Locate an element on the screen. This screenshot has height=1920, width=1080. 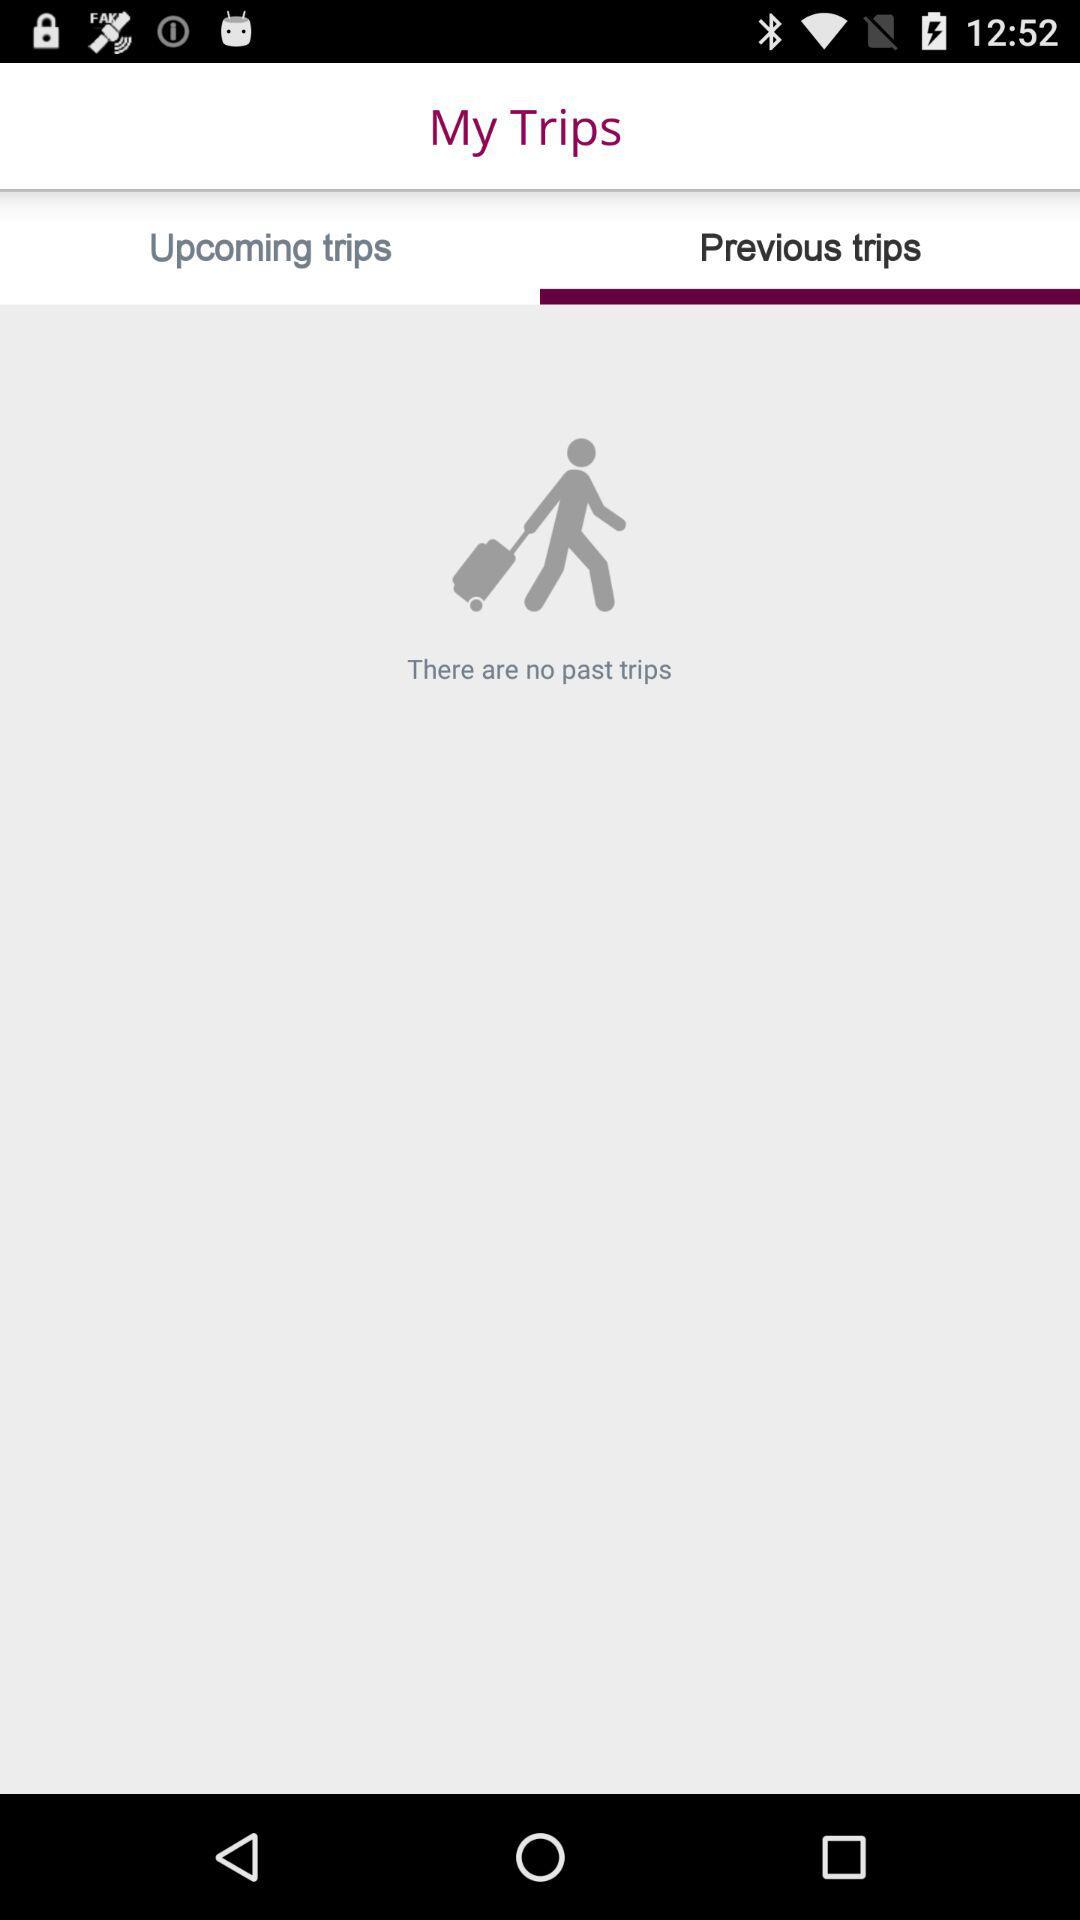
the icon above there are no item is located at coordinates (810, 247).